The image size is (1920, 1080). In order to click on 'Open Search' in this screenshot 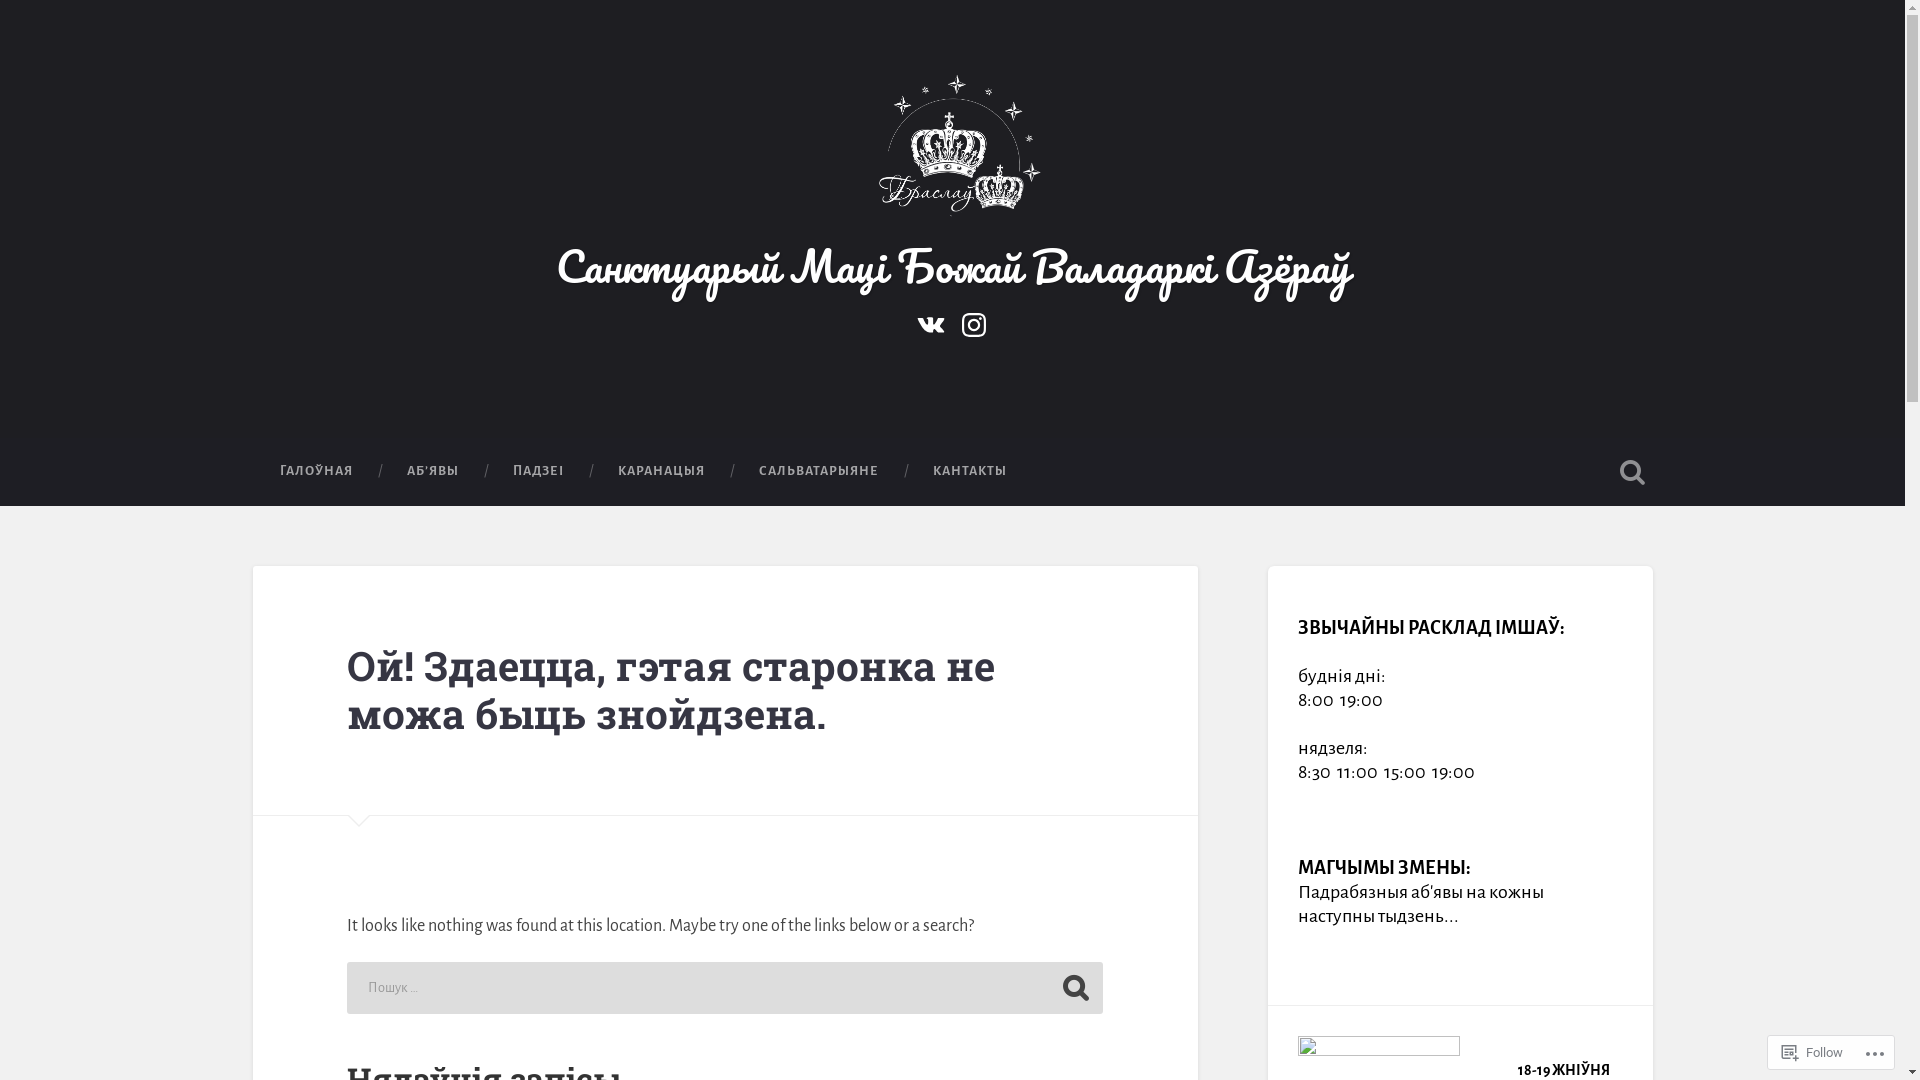, I will do `click(1612, 471)`.